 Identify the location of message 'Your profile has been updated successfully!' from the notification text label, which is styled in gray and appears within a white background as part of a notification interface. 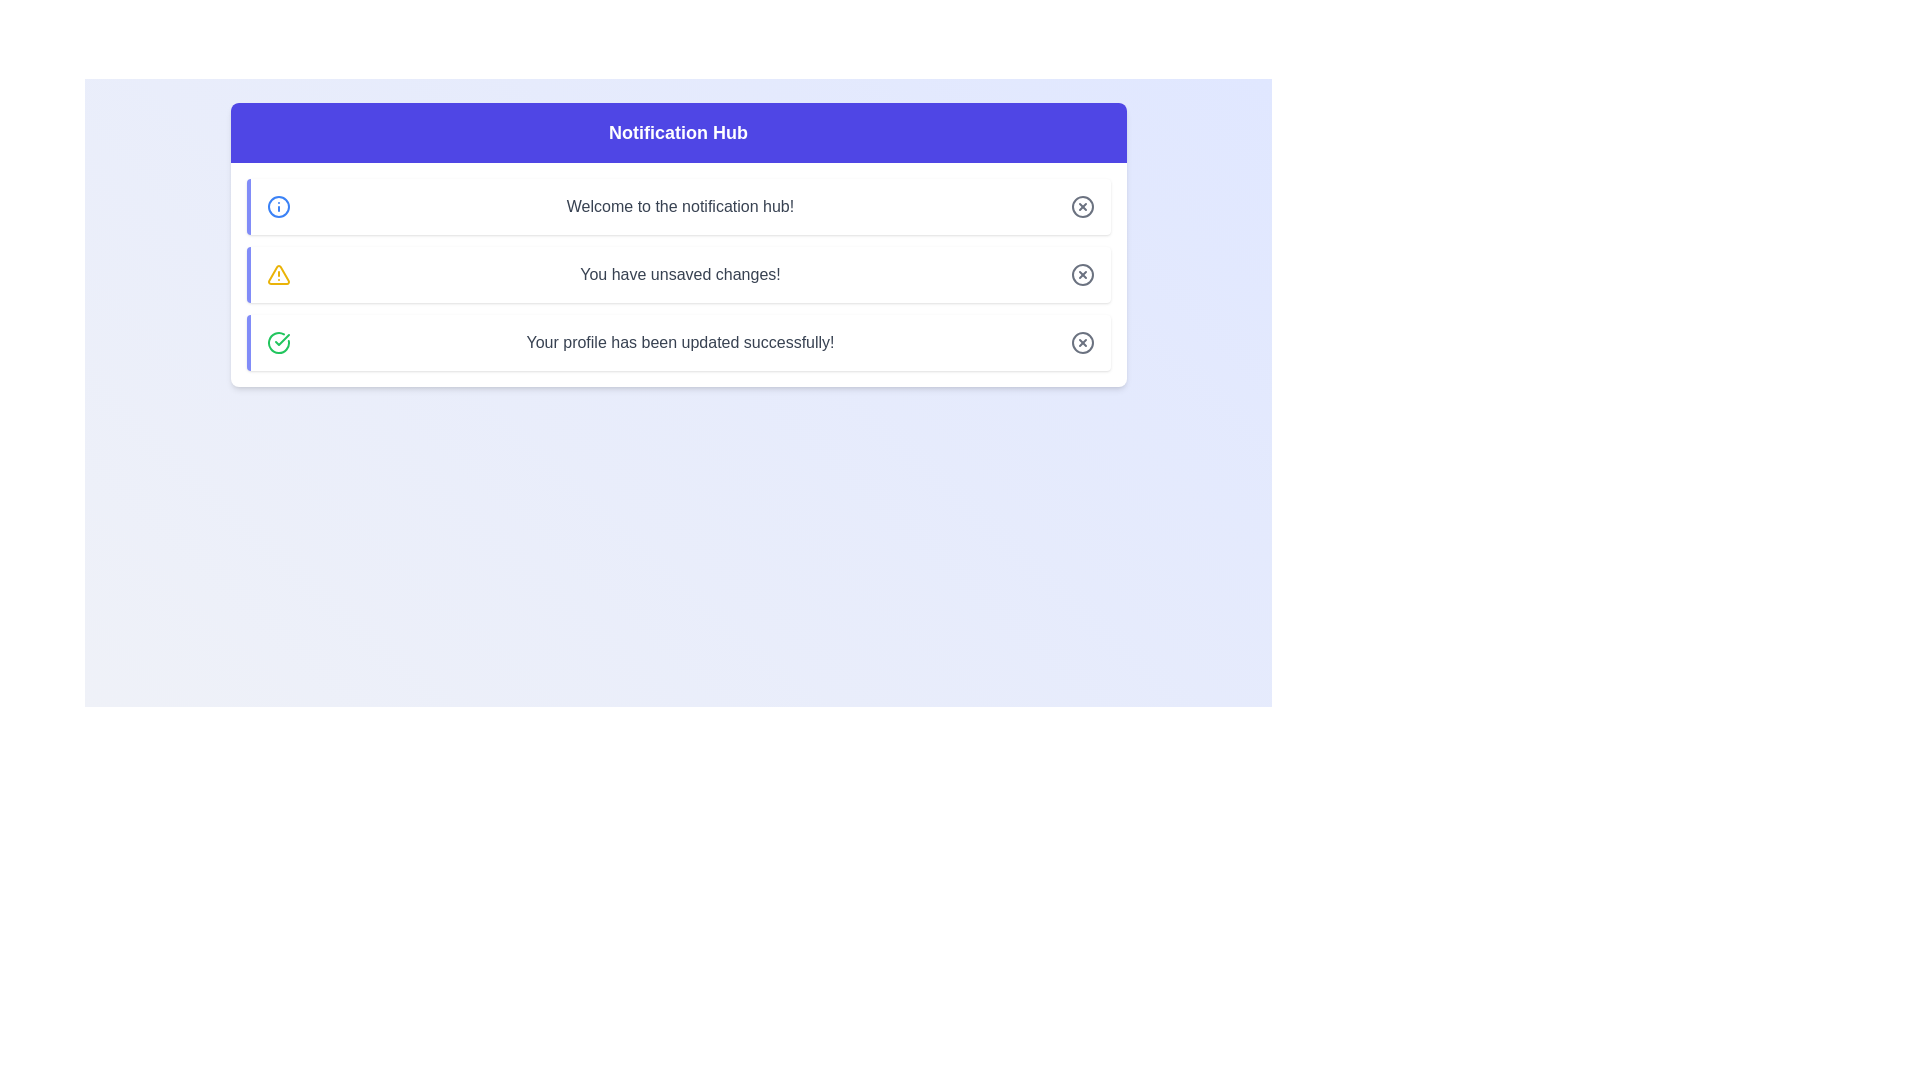
(680, 342).